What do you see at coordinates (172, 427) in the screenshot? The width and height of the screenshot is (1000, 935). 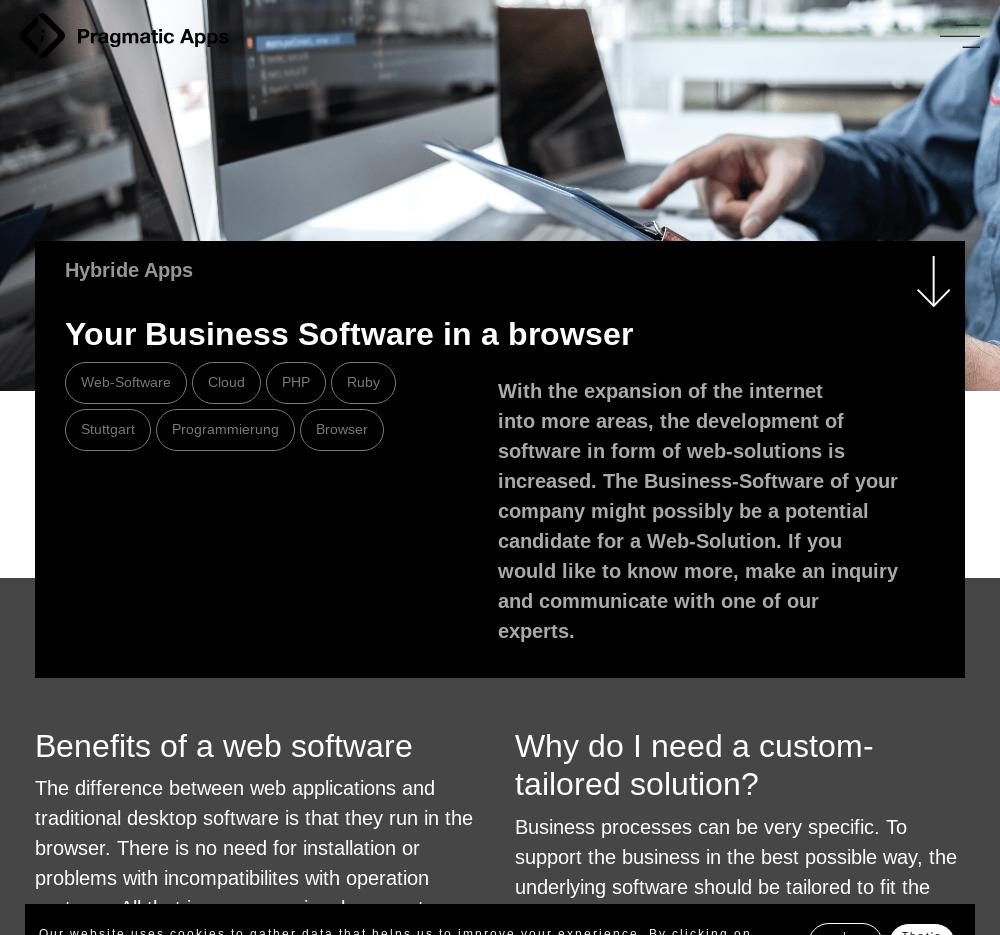 I see `'Programmierung'` at bounding box center [172, 427].